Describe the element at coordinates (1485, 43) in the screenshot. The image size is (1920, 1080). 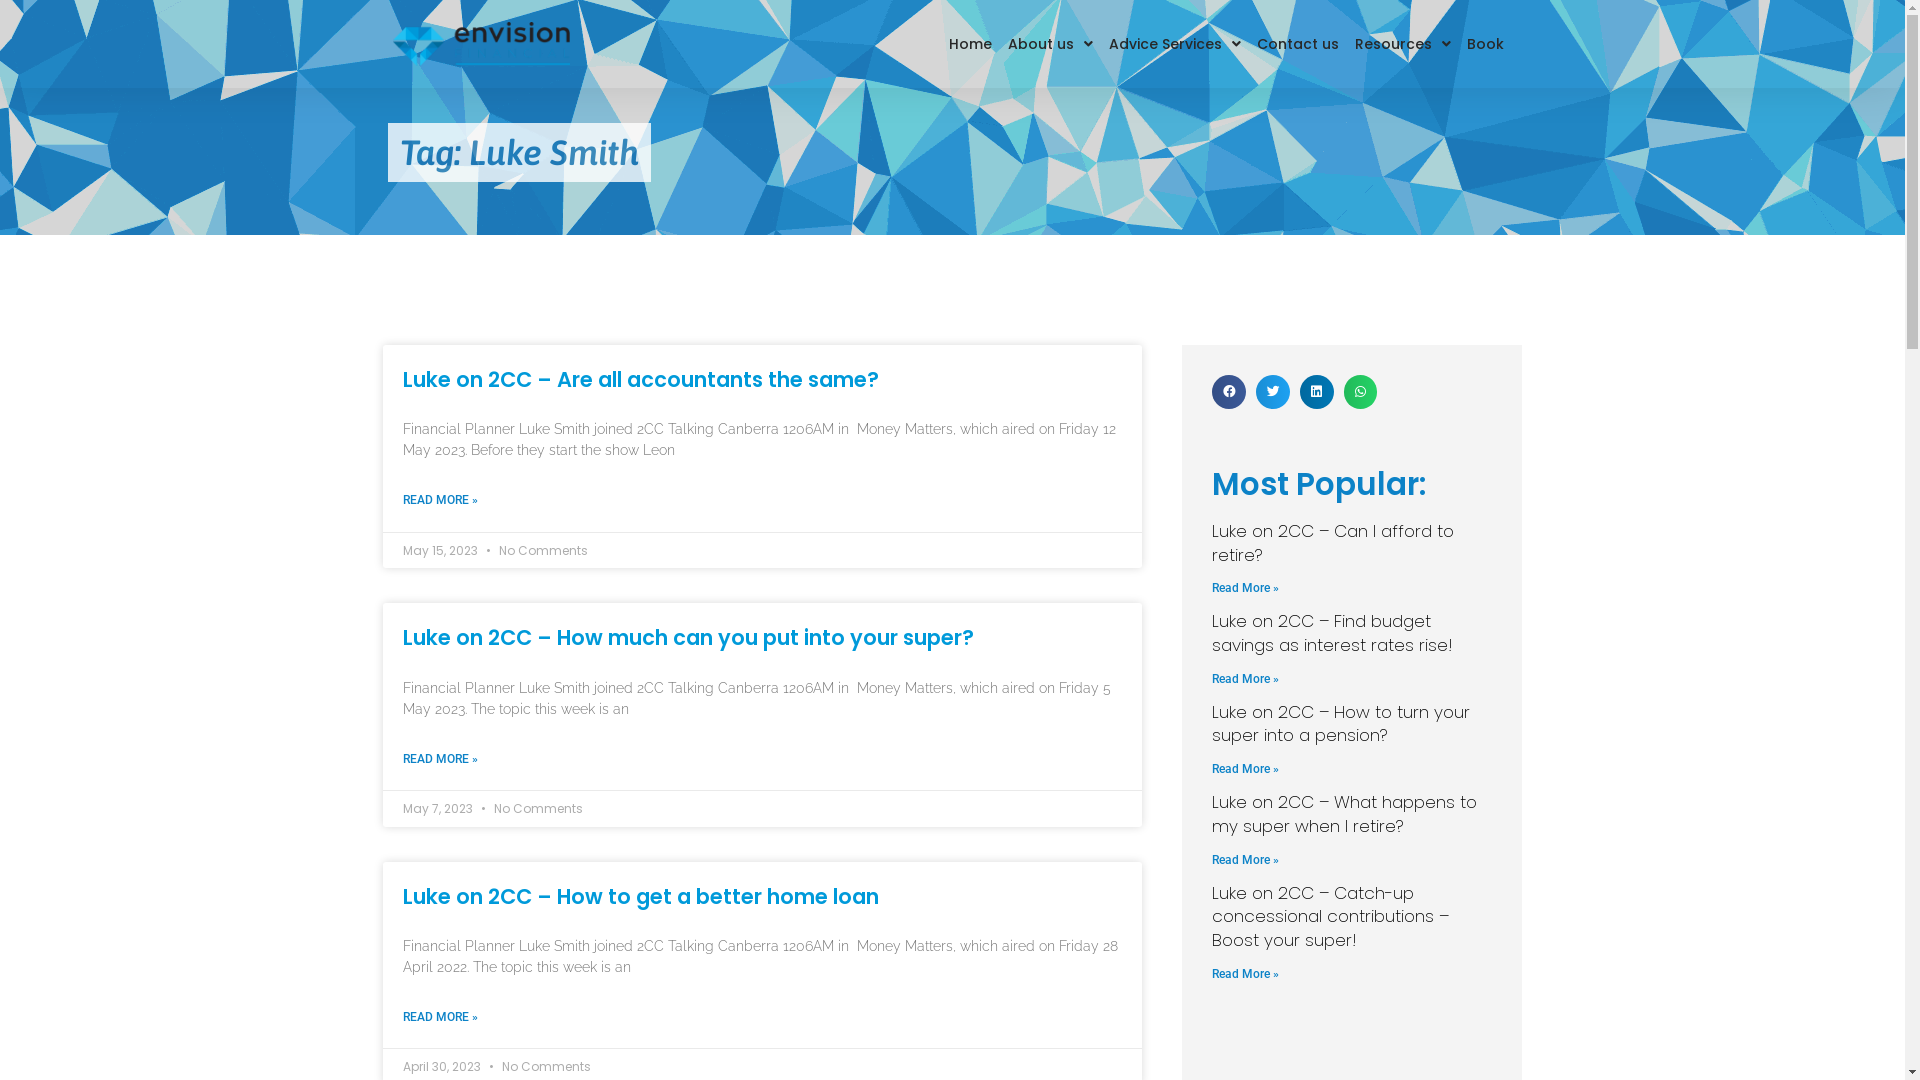
I see `'Book'` at that location.